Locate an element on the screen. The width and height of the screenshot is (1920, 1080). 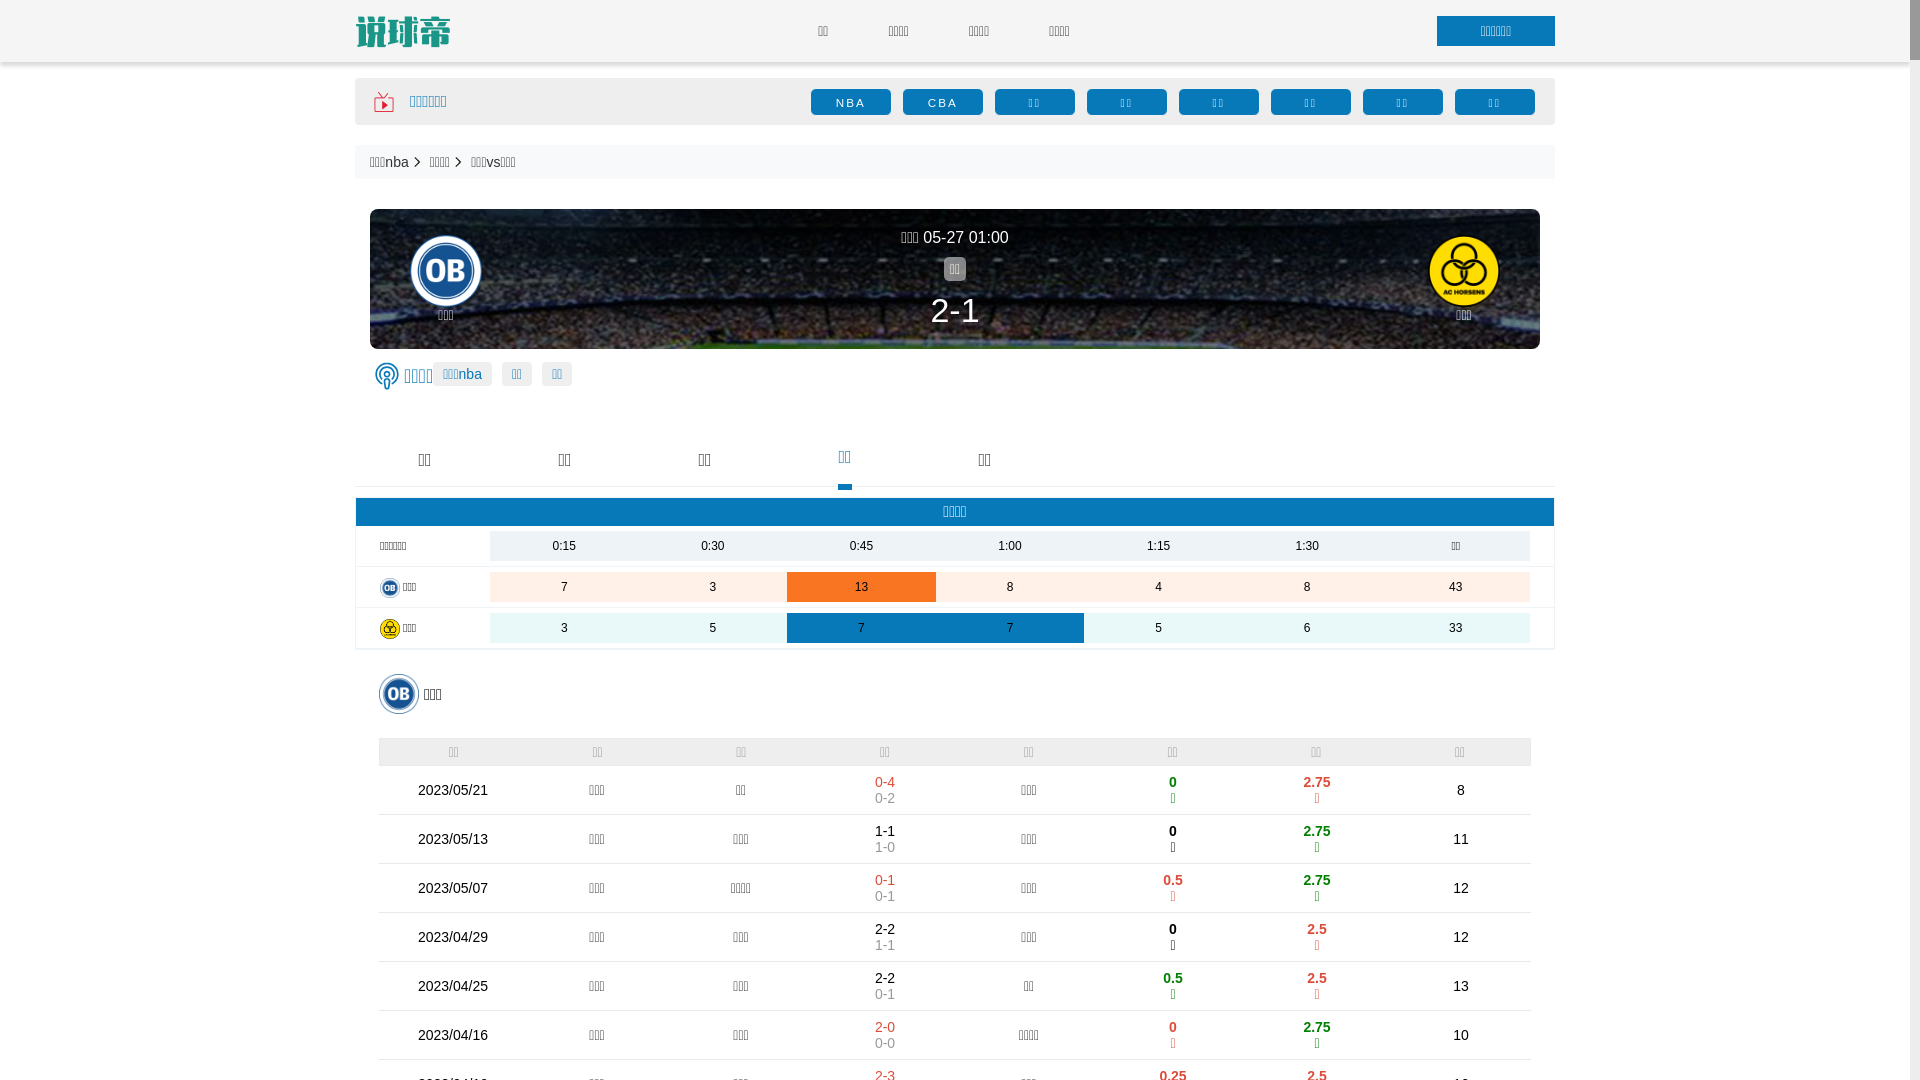
'CBA' is located at coordinates (941, 102).